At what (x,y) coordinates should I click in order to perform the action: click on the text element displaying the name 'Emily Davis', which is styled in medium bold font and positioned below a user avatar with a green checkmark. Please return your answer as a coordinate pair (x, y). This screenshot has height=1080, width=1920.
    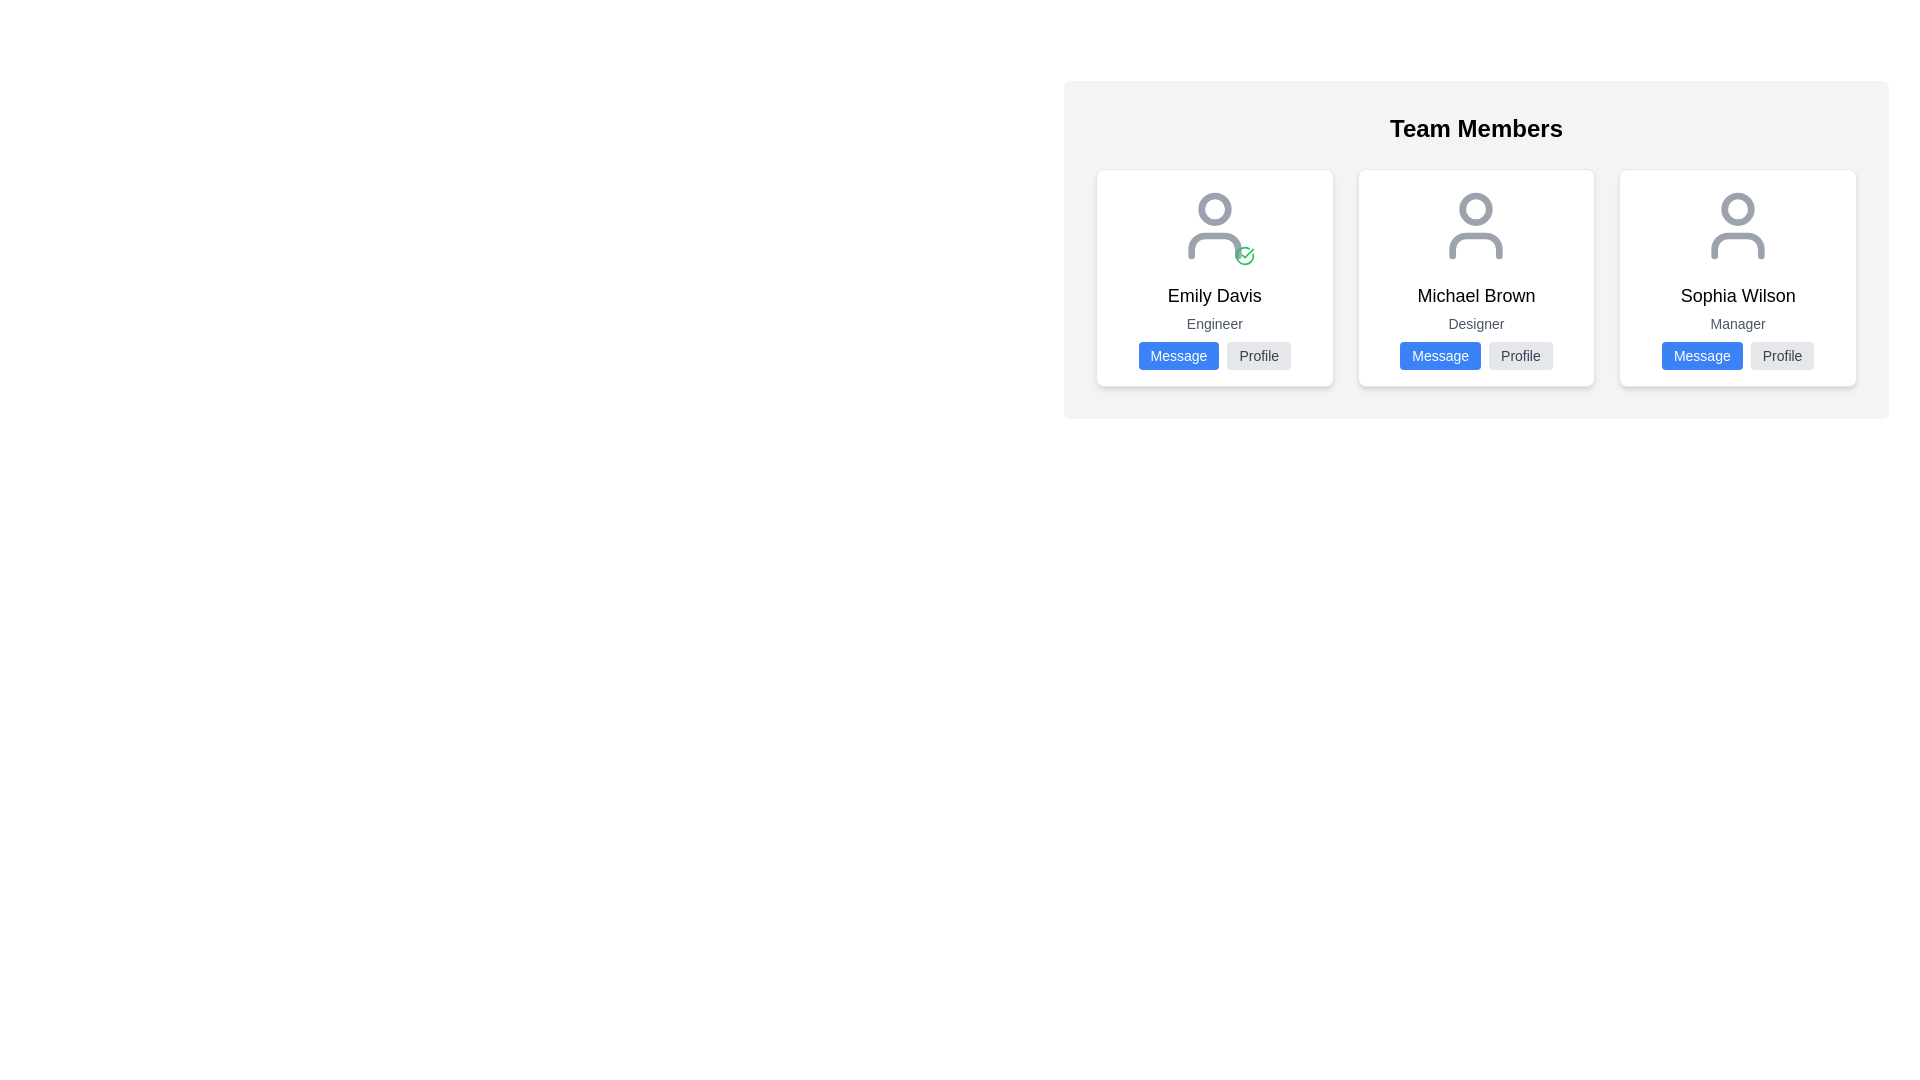
    Looking at the image, I should click on (1213, 296).